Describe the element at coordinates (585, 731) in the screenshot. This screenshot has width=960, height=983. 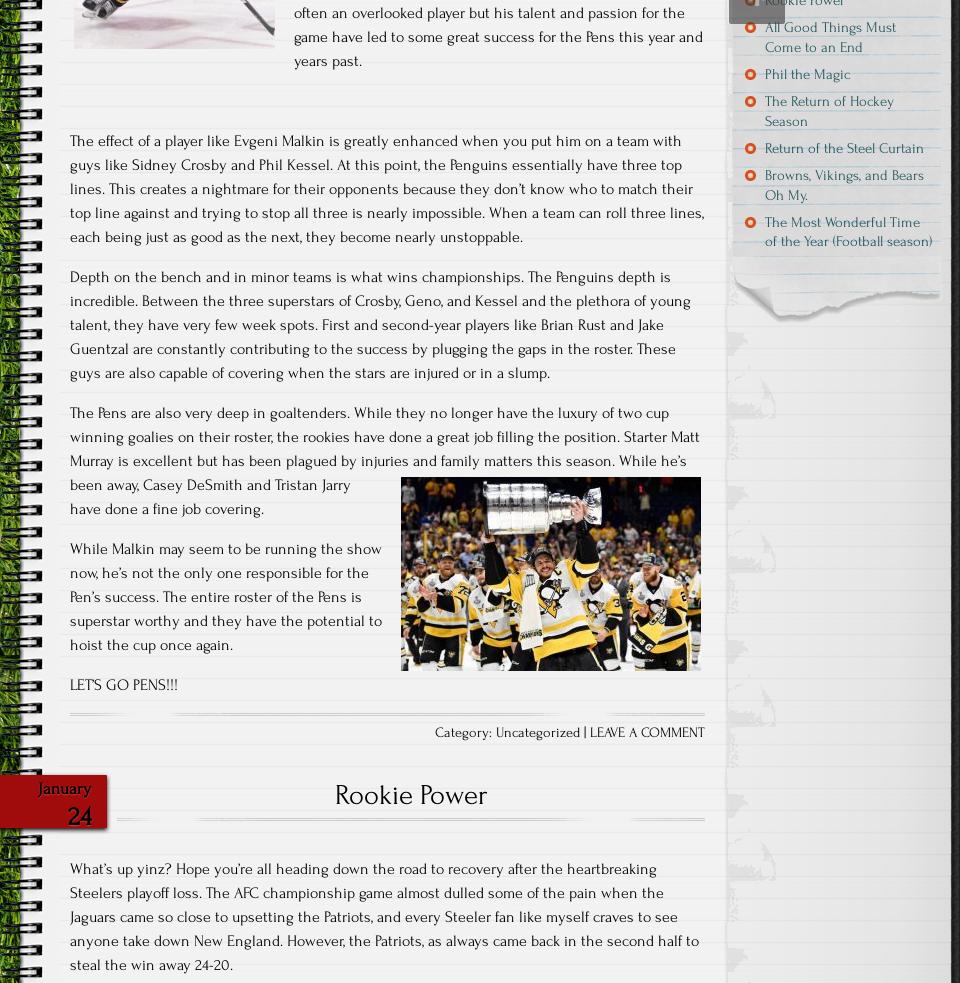
I see `'|'` at that location.